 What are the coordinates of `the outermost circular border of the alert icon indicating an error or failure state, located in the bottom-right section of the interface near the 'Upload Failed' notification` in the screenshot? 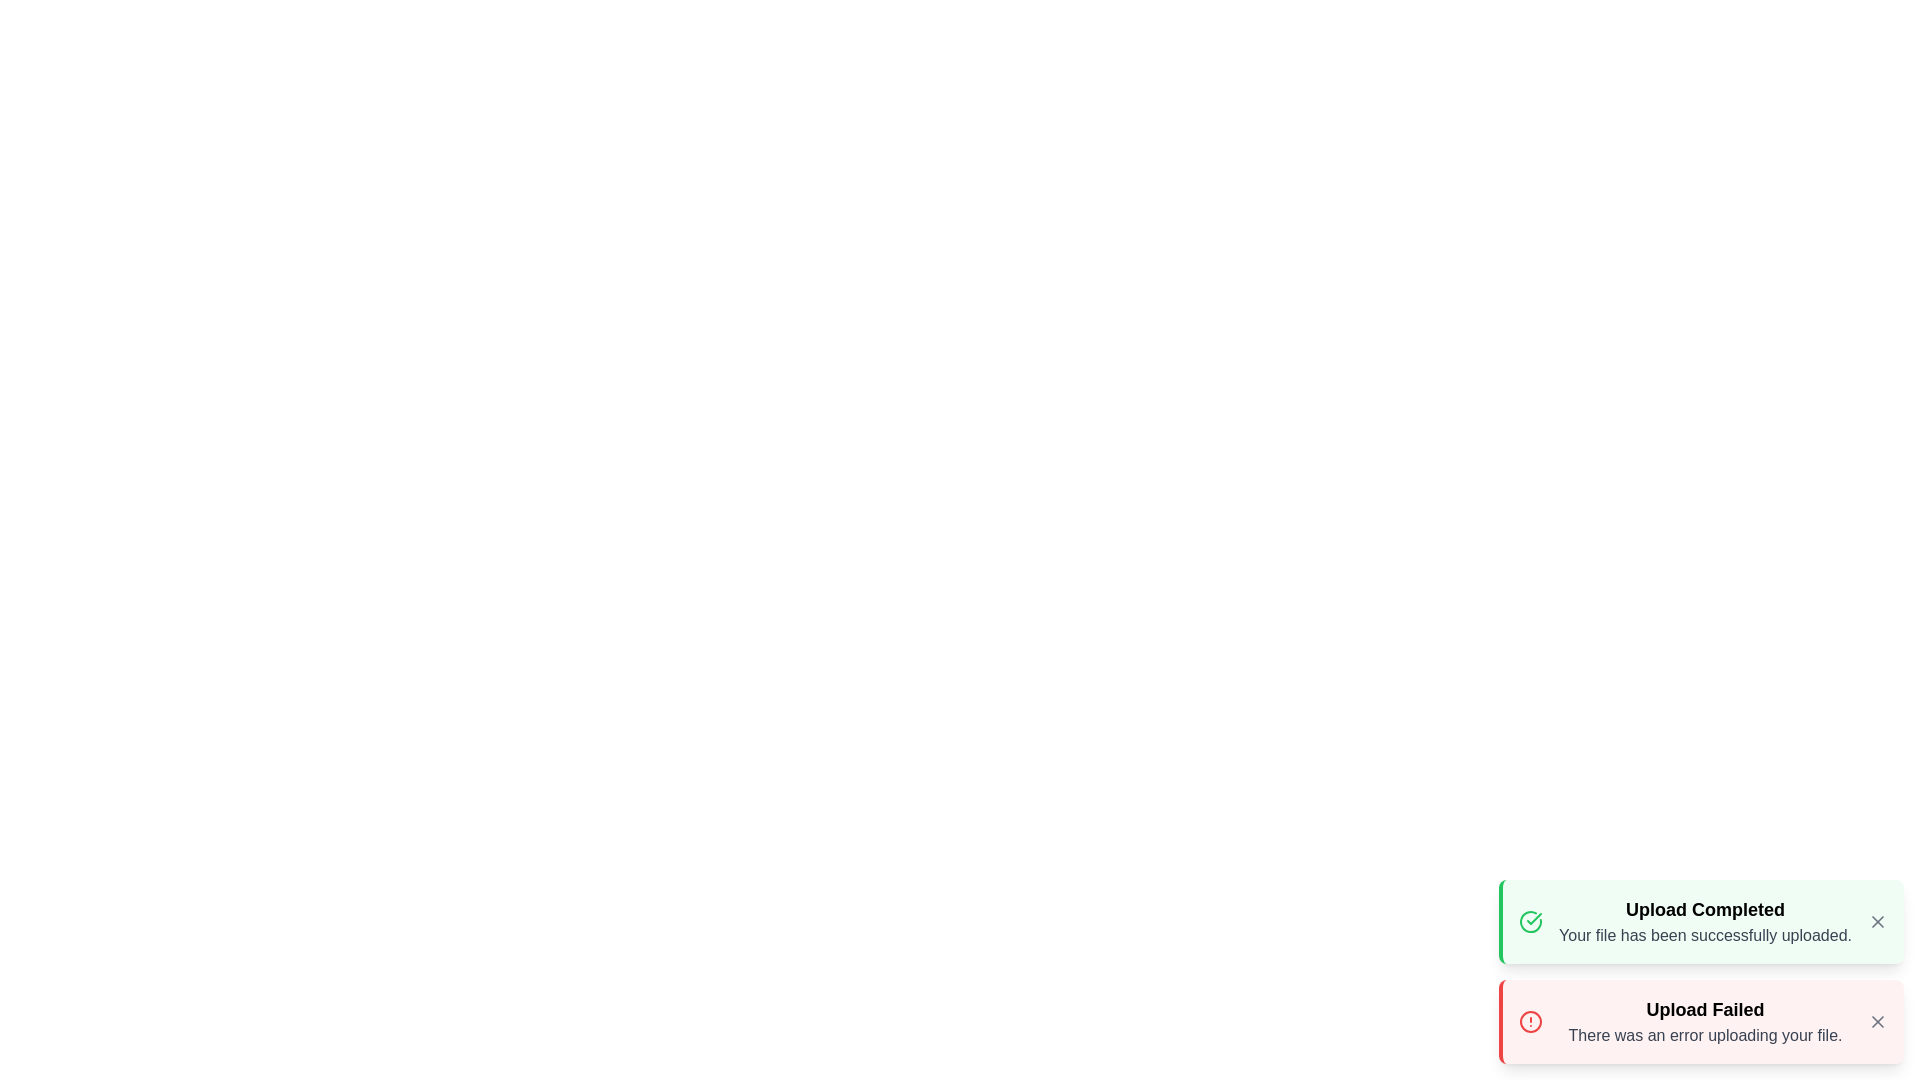 It's located at (1530, 1022).